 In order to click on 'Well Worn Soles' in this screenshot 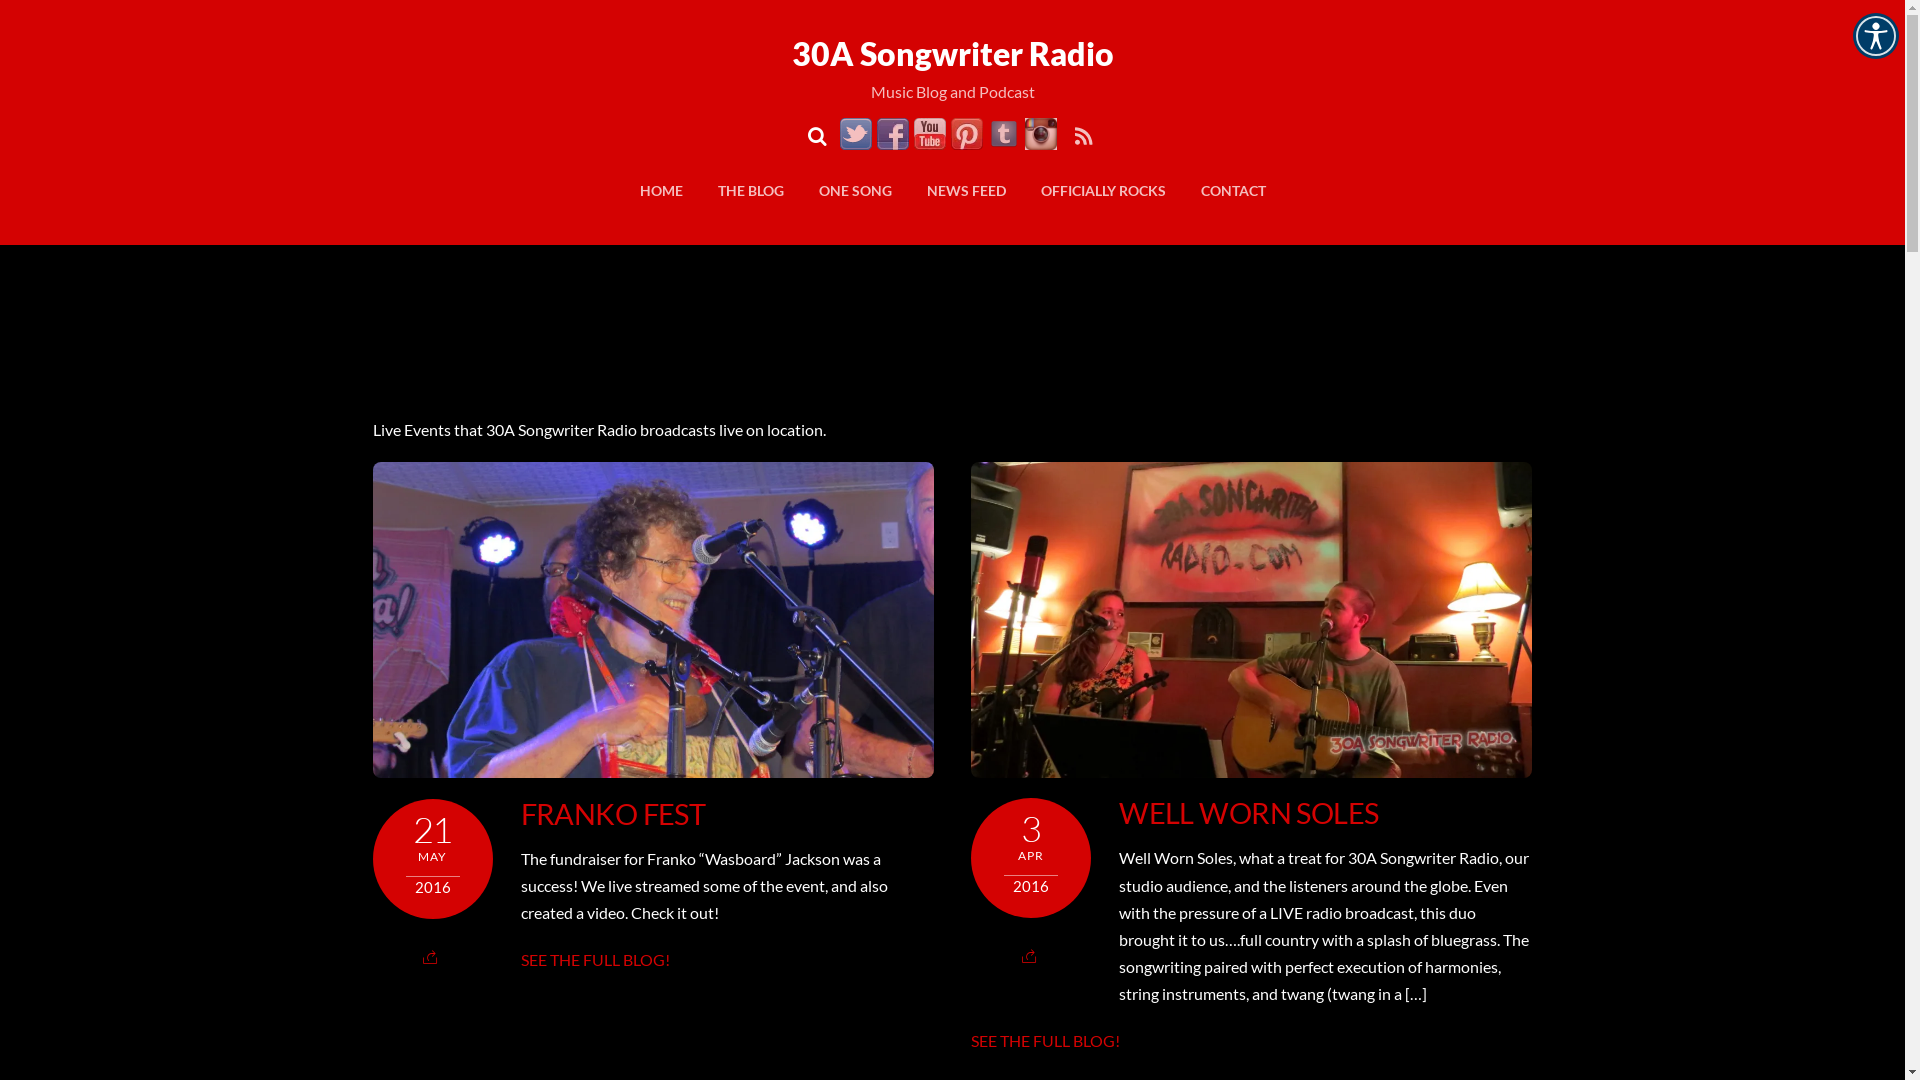, I will do `click(1250, 618)`.